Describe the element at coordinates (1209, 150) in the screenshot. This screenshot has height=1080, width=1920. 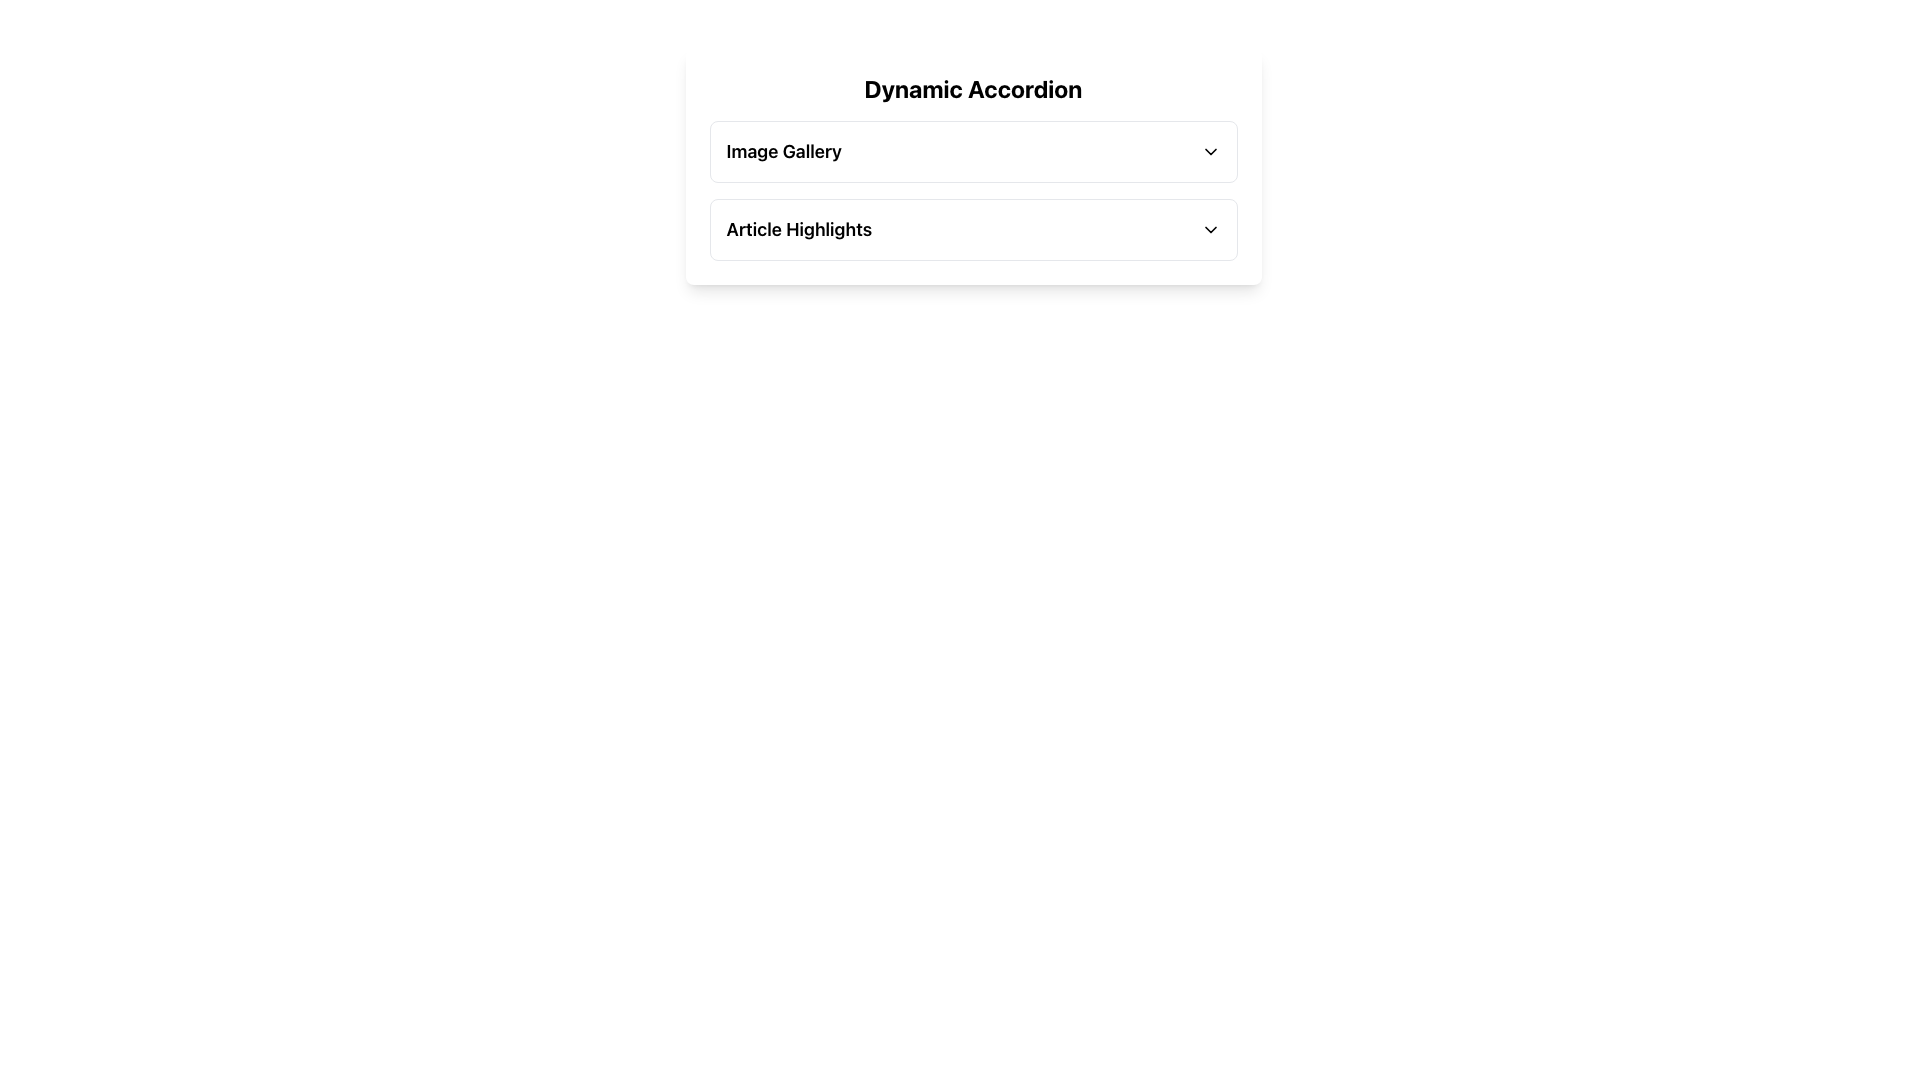
I see `the toggle icon located at the far right of the 'Image Gallery' section` at that location.